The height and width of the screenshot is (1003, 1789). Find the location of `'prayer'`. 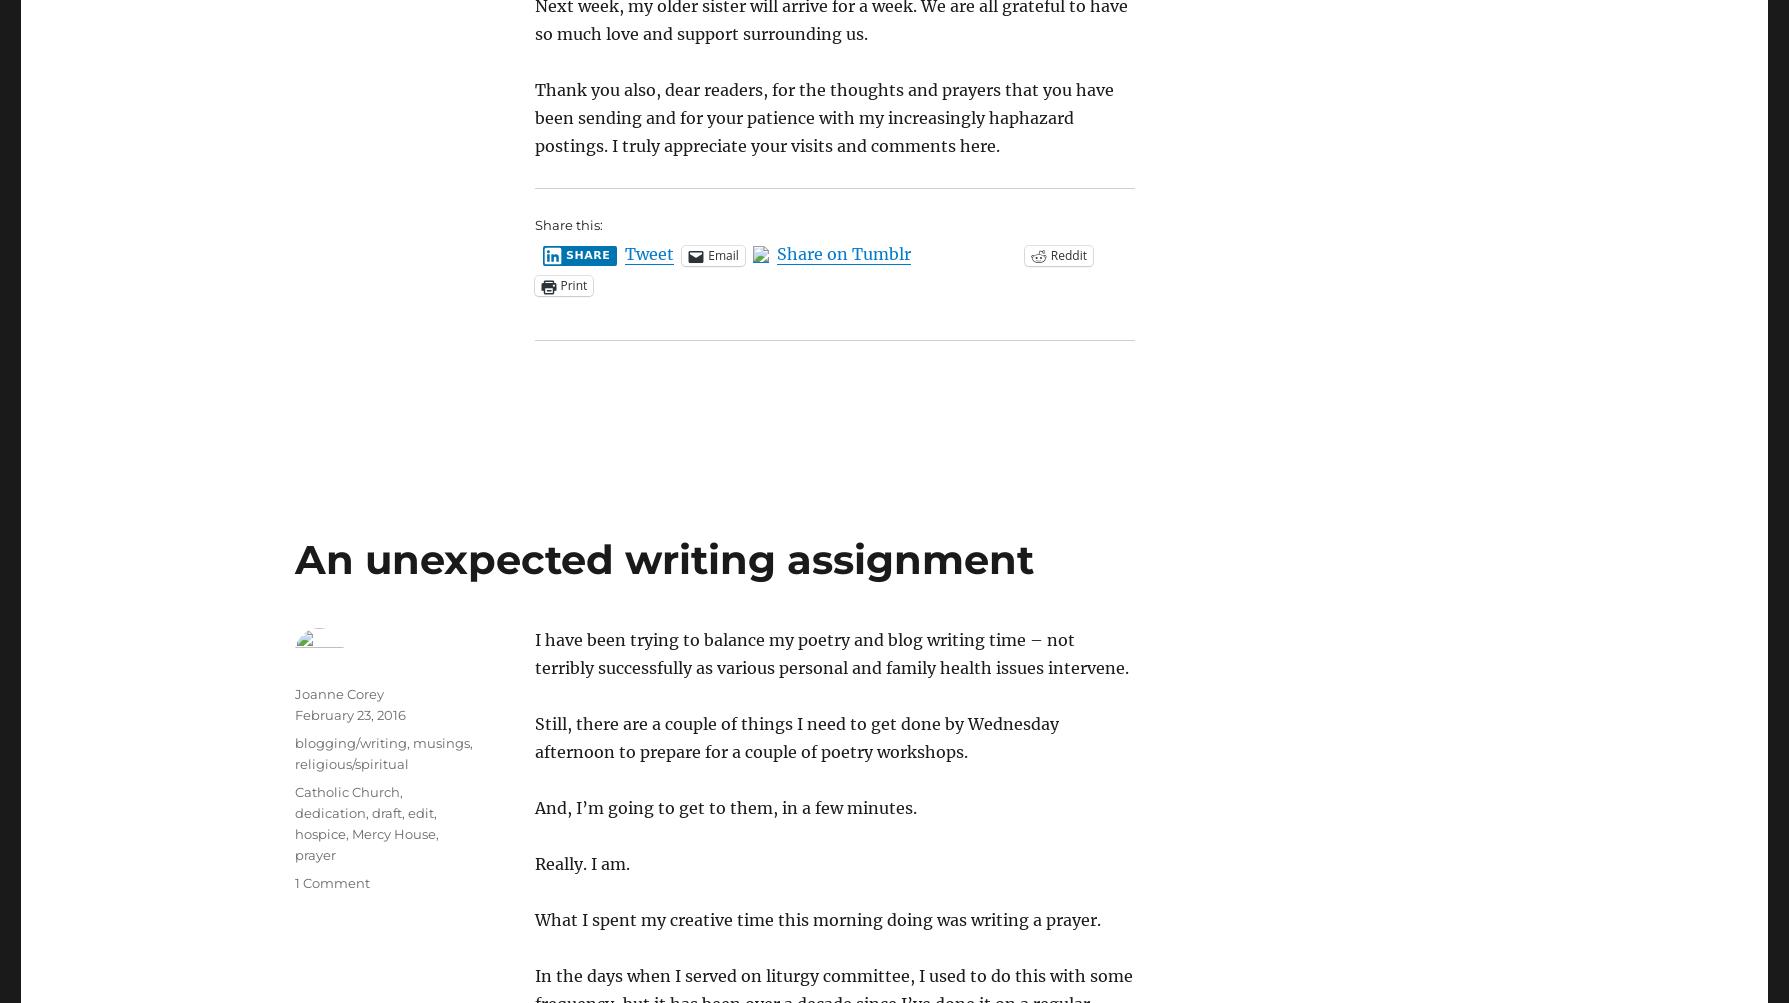

'prayer' is located at coordinates (293, 853).